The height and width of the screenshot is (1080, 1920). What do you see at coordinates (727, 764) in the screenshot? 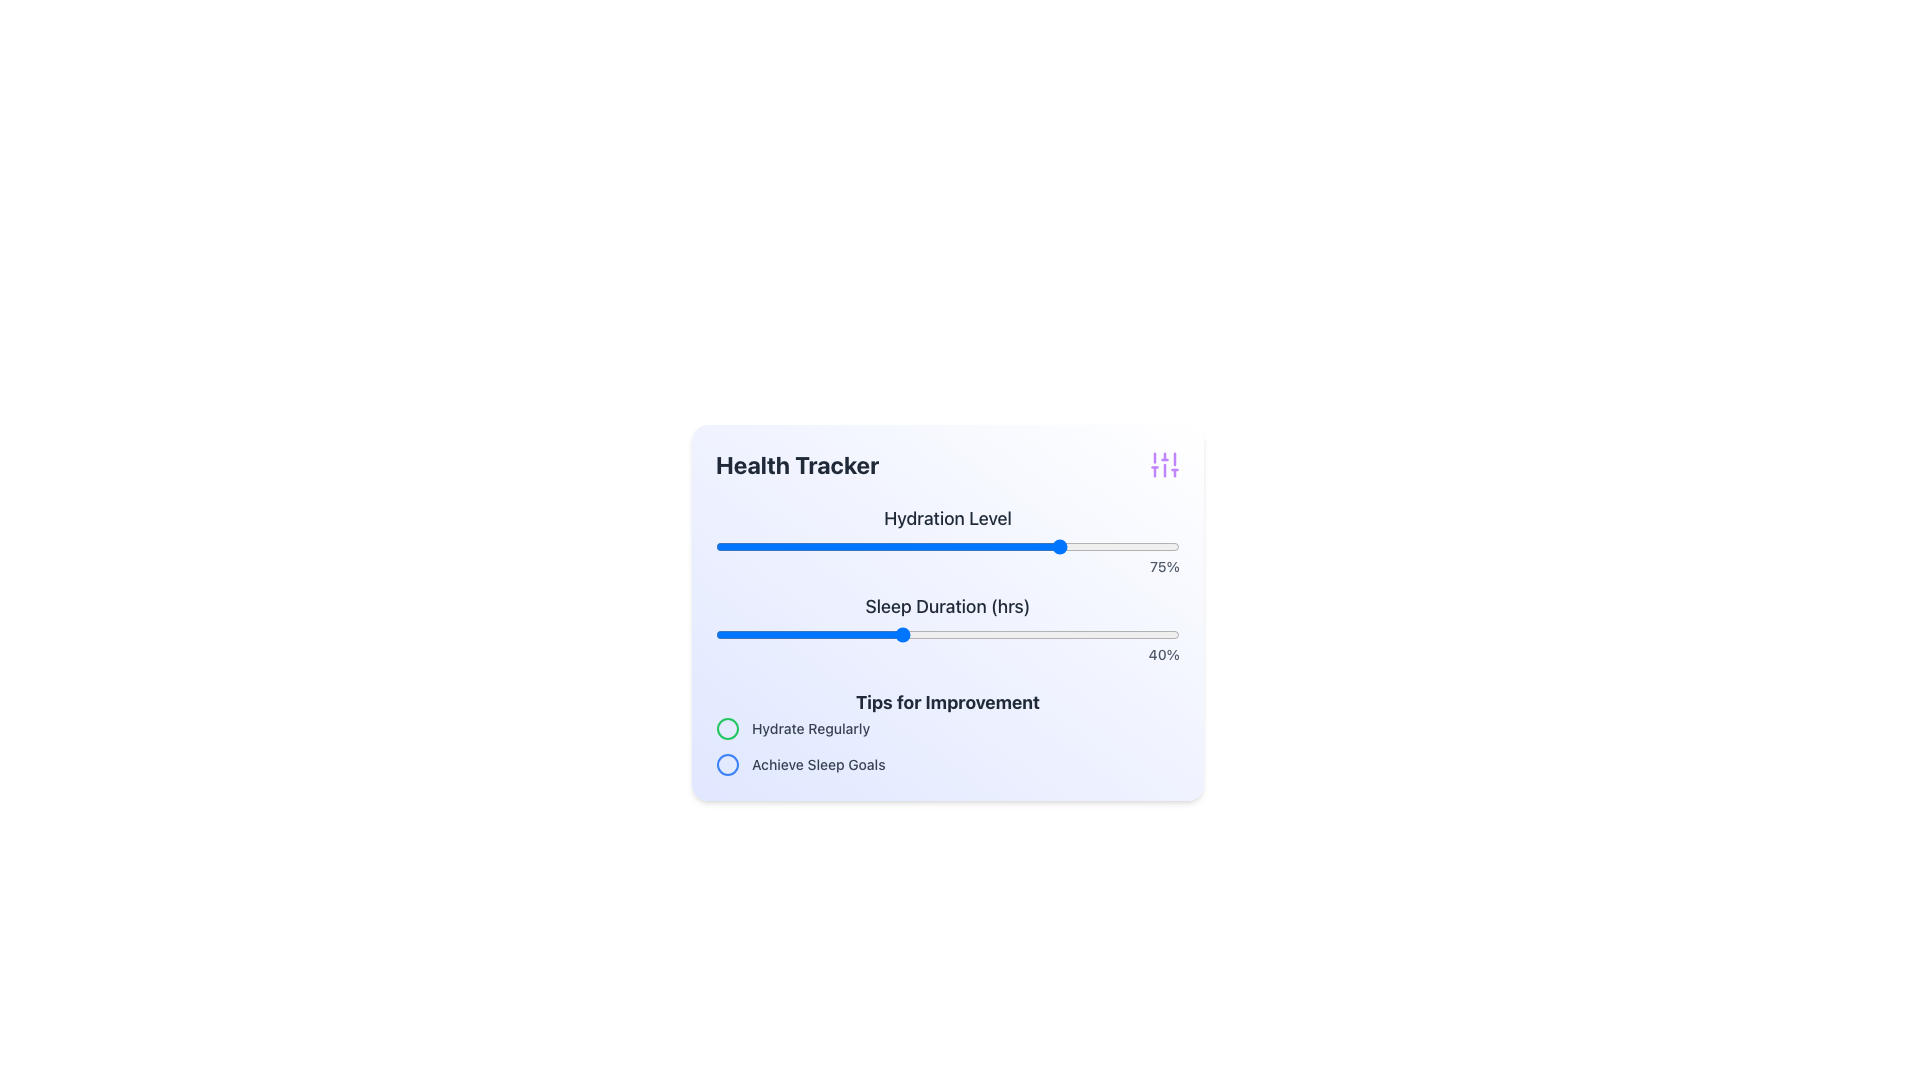
I see `the circular icon located to the left of the 'Achieve Sleep Goals' text within the 'Tips for Improvement' section of the 'Health Tracker' module` at bounding box center [727, 764].